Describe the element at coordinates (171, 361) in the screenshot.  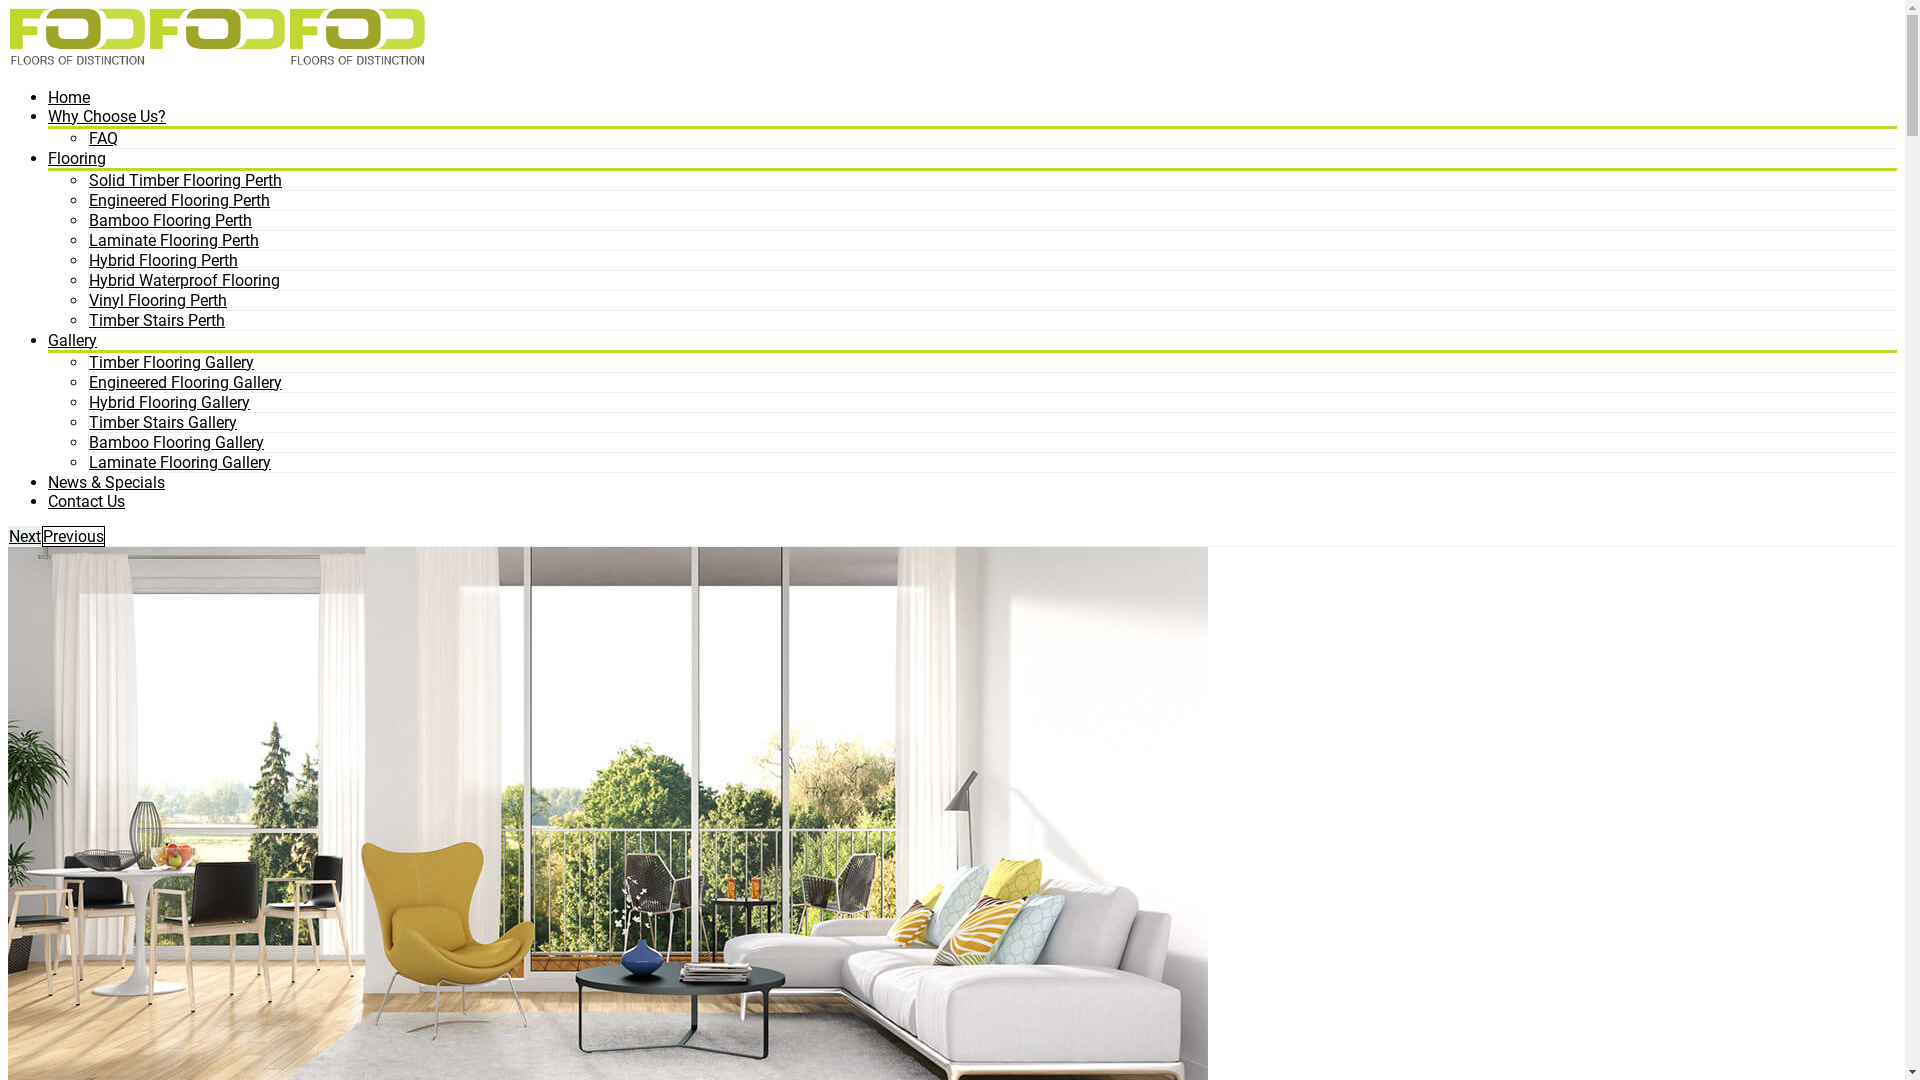
I see `'Timber Flooring Gallery'` at that location.